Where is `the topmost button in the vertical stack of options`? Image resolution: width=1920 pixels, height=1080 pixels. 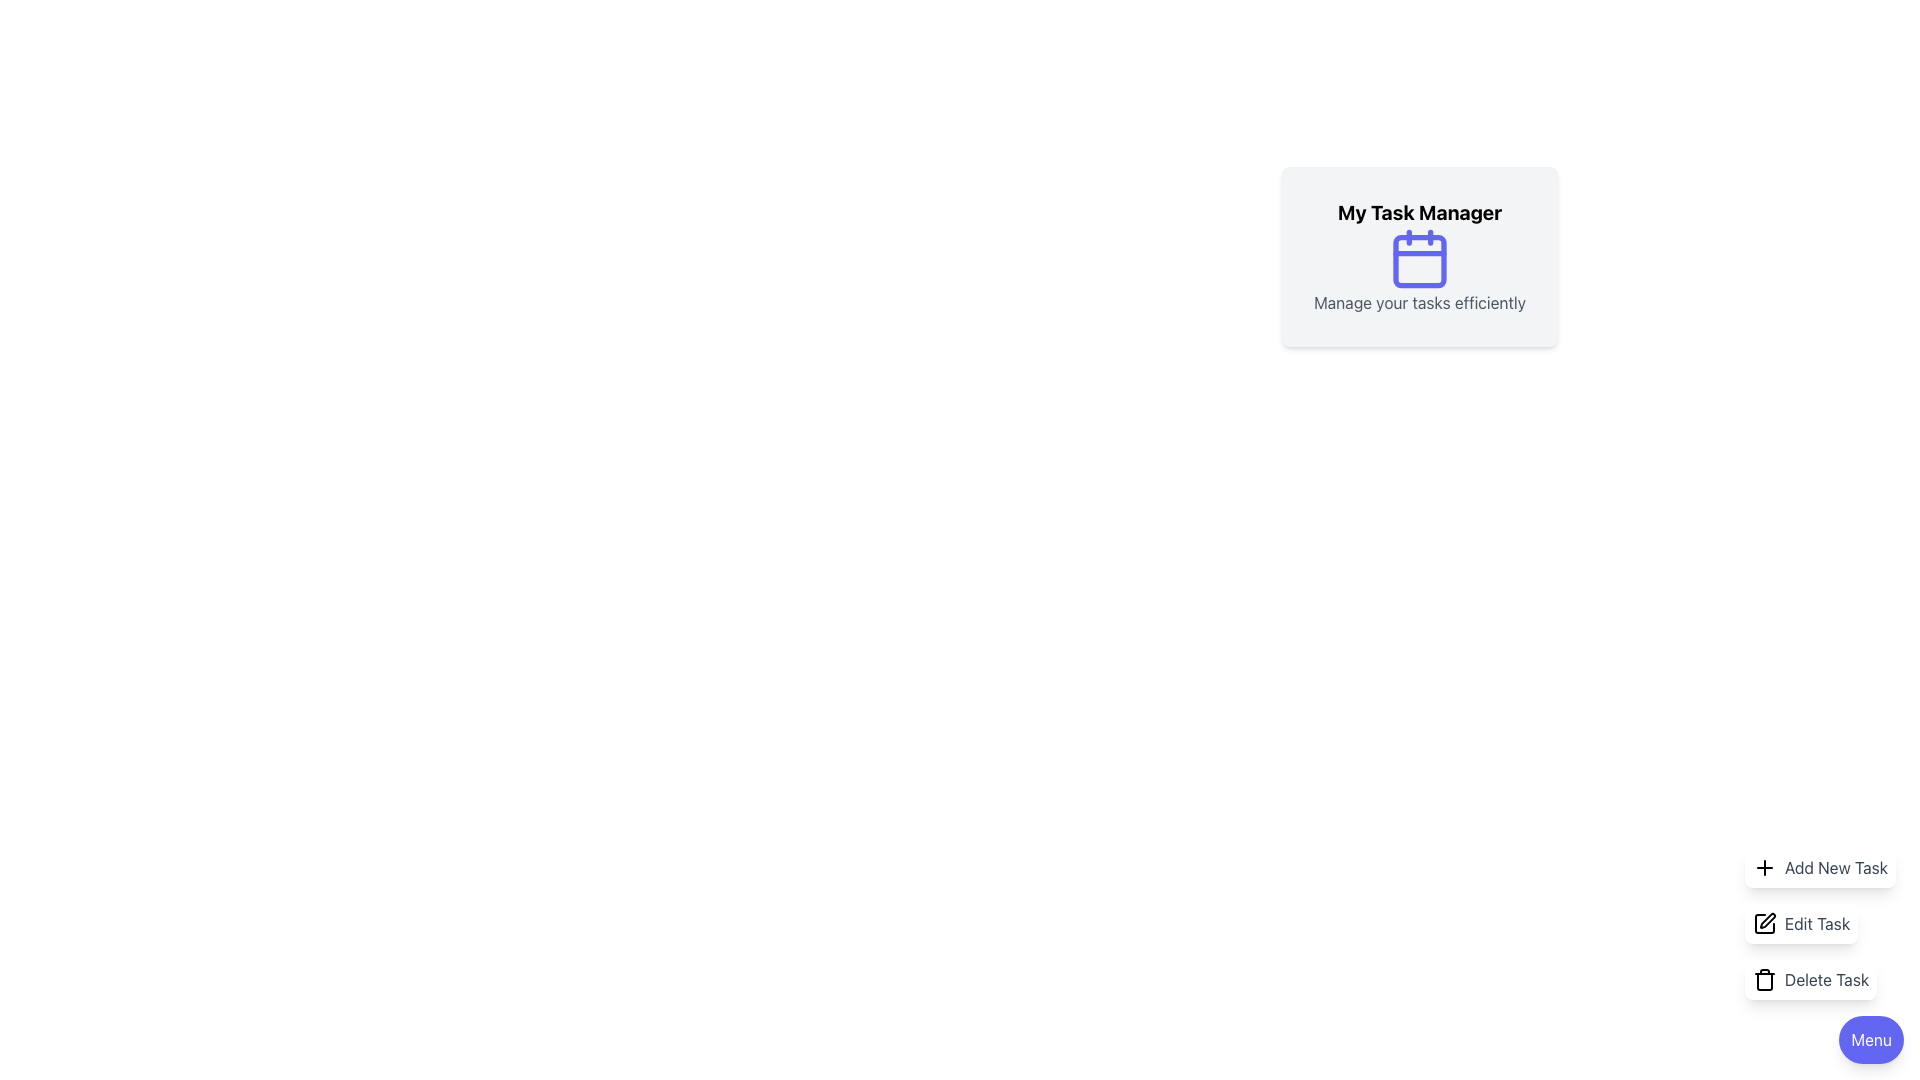
the topmost button in the vertical stack of options is located at coordinates (1820, 866).